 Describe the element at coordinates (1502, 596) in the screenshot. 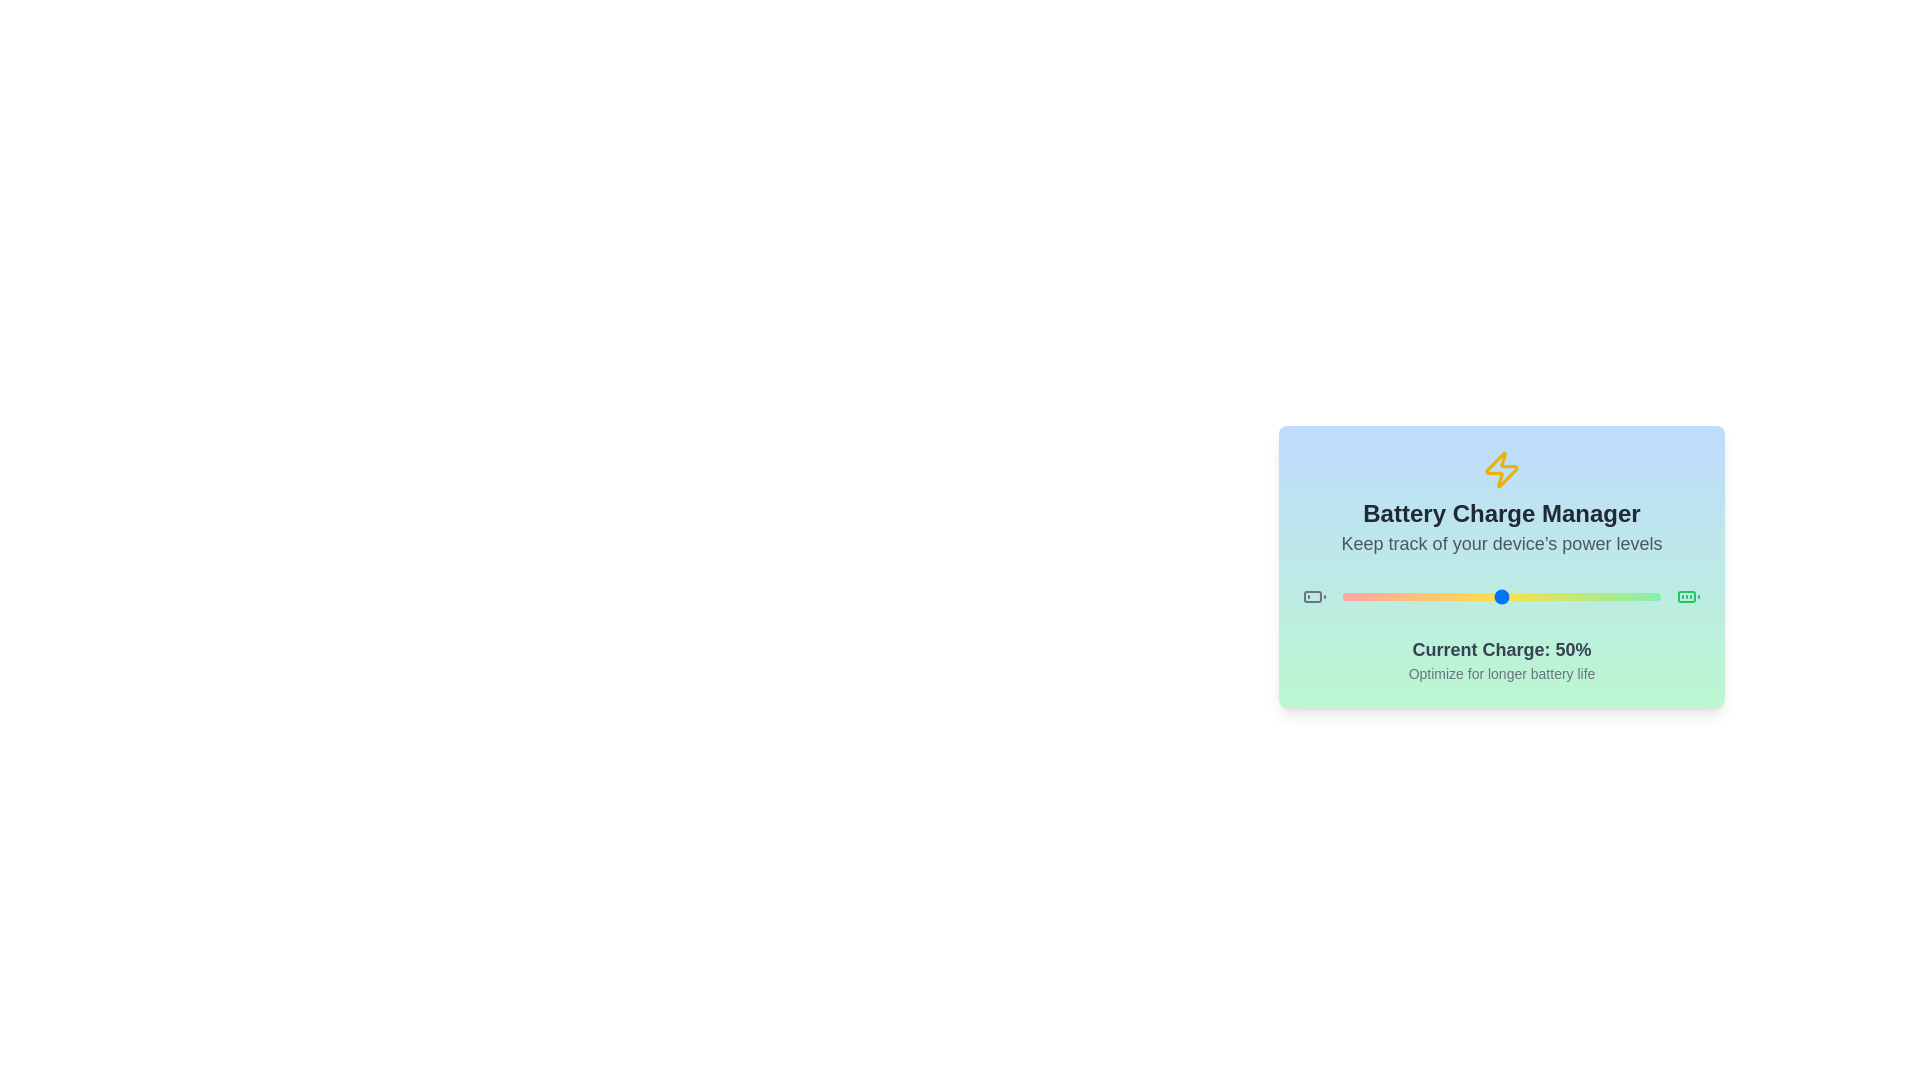

I see `the battery charge level to 50% using the slider` at that location.